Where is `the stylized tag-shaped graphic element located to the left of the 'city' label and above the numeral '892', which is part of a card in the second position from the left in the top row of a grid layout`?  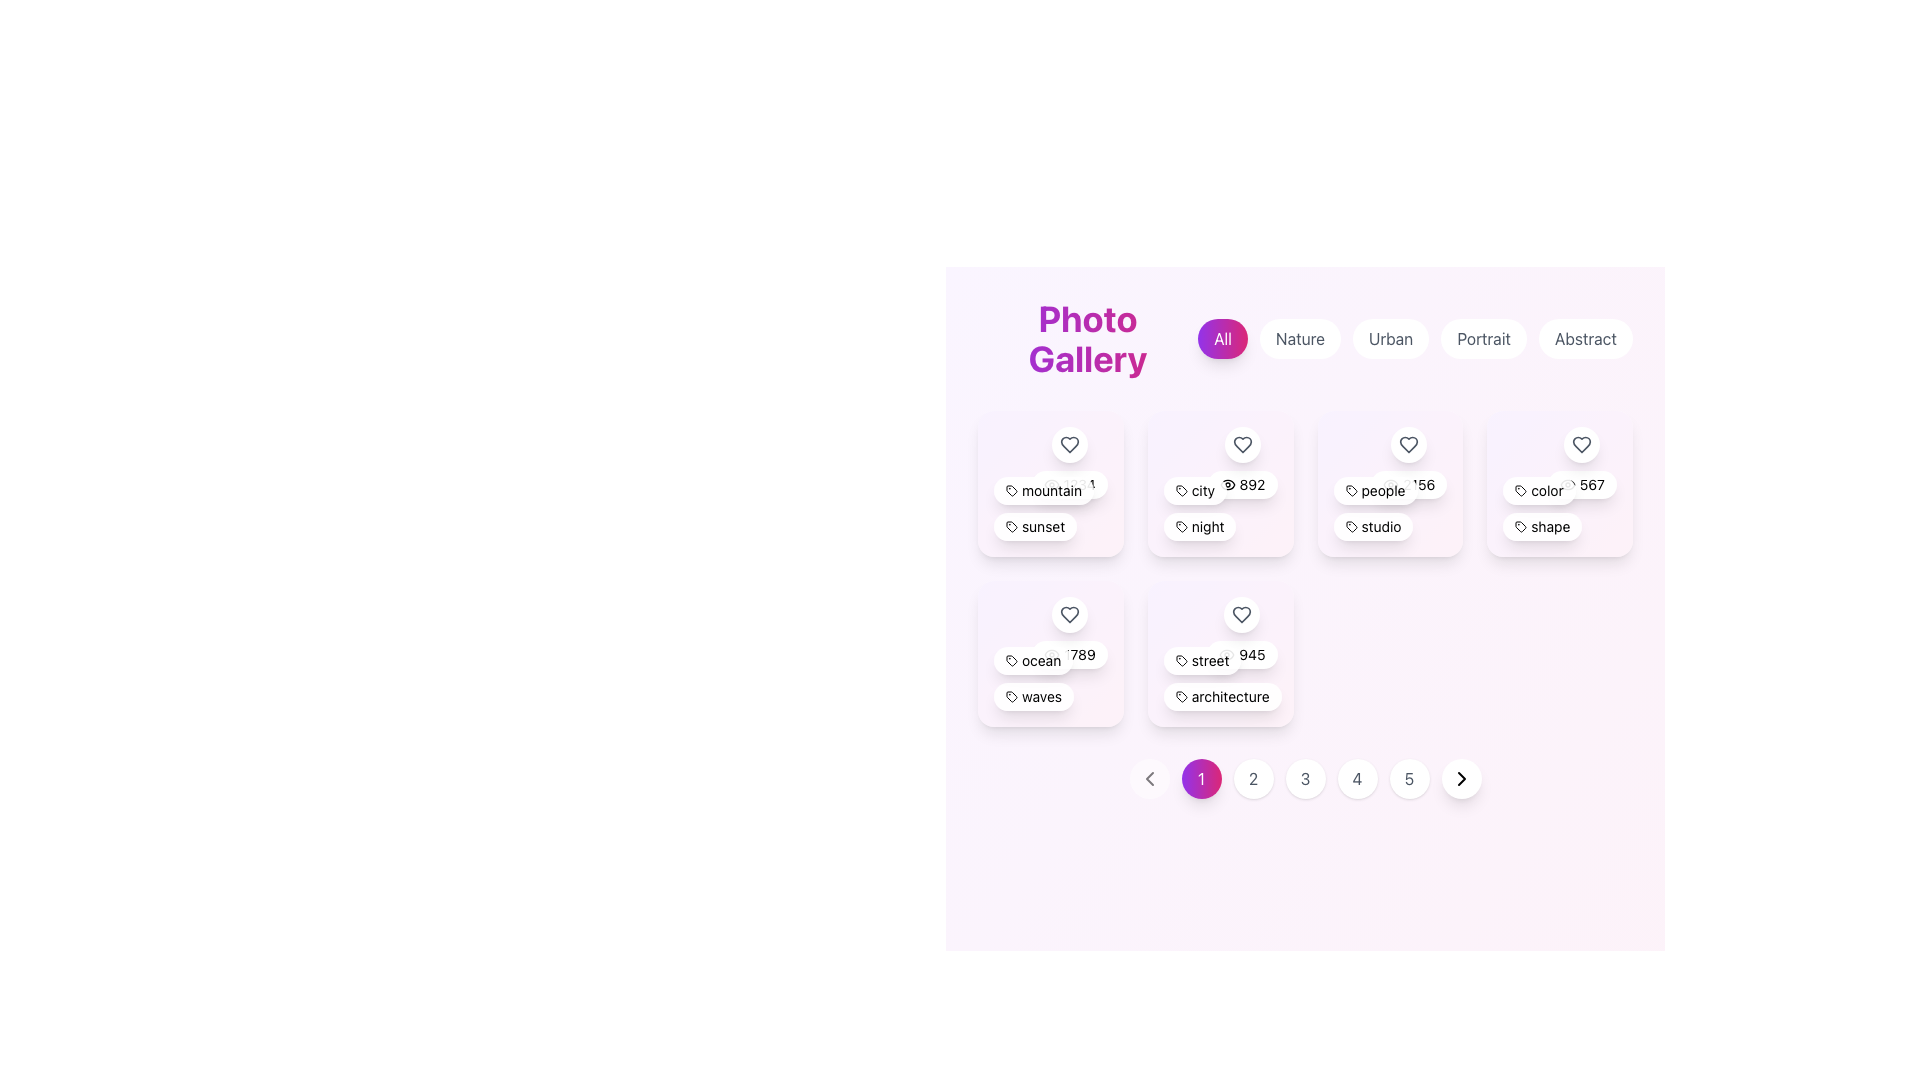 the stylized tag-shaped graphic element located to the left of the 'city' label and above the numeral '892', which is part of a card in the second position from the left in the top row of a grid layout is located at coordinates (1181, 490).